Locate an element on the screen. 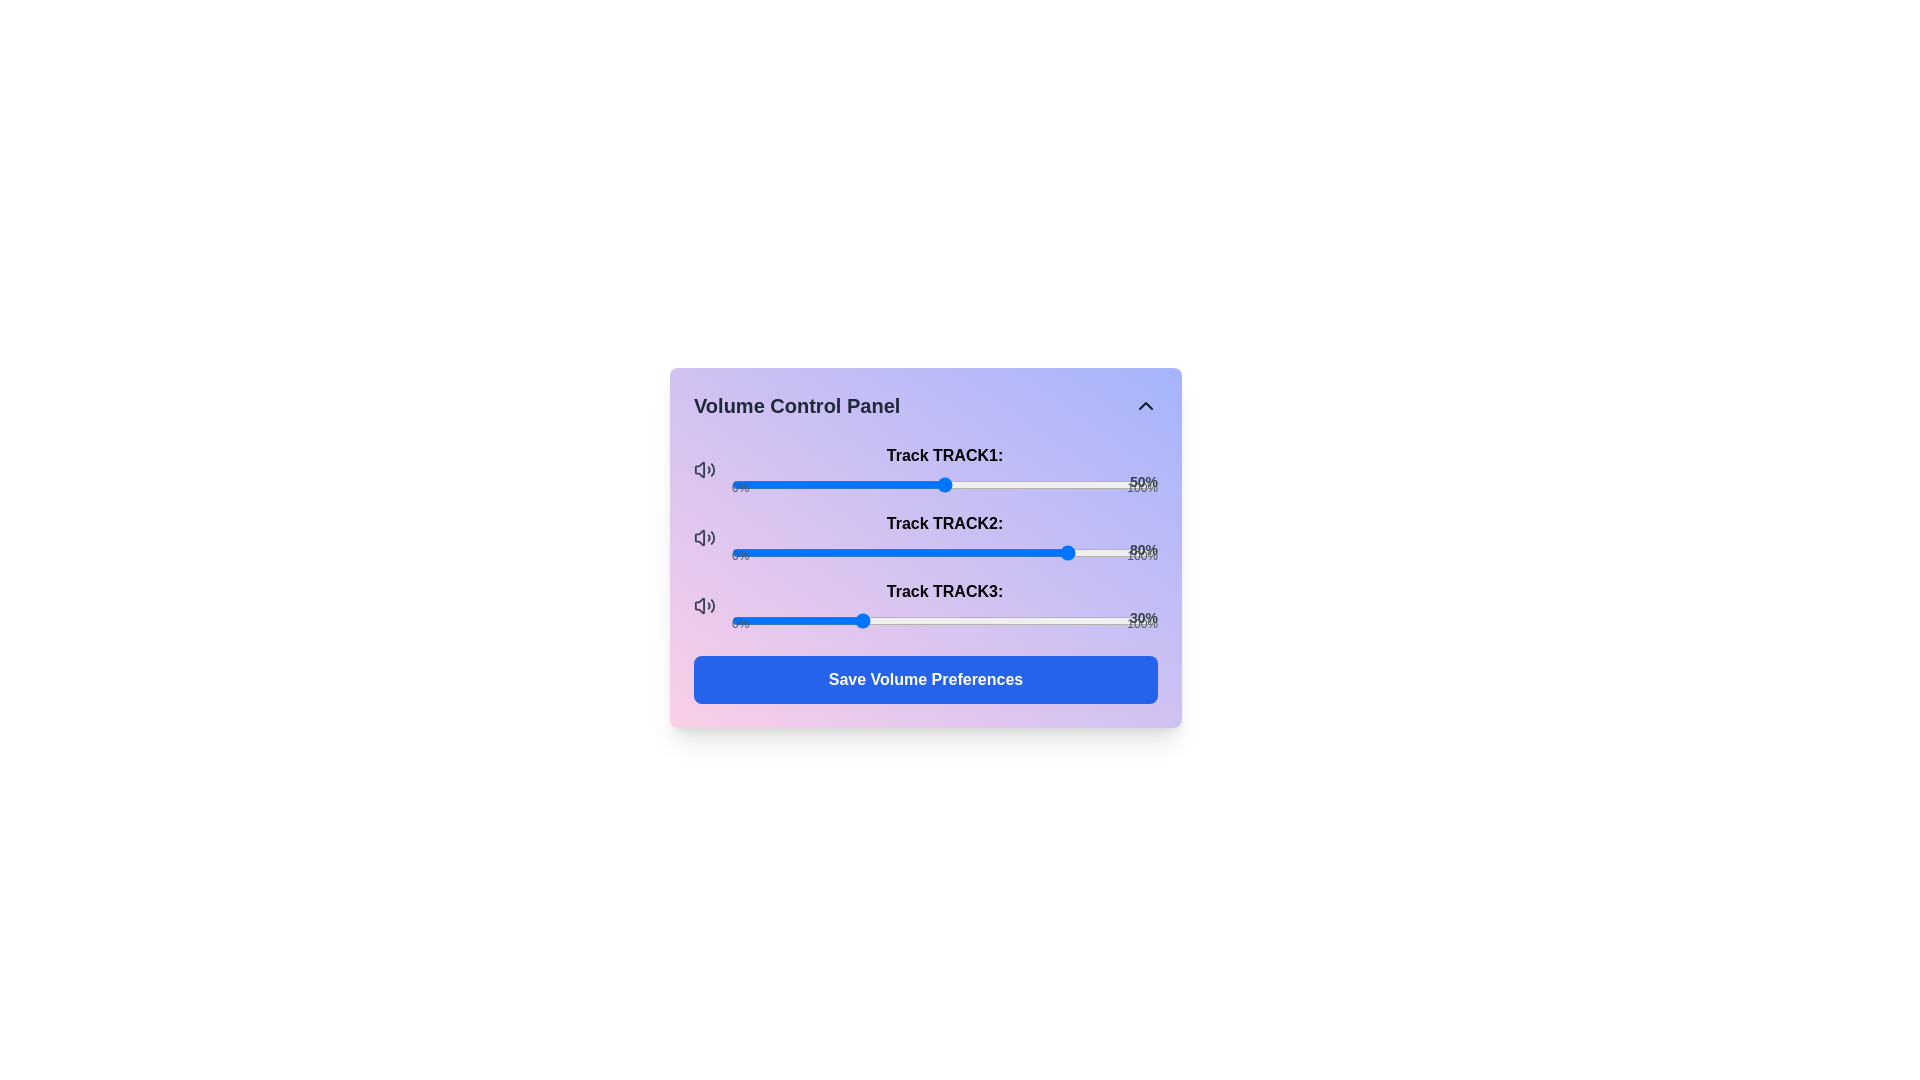  the volume of Track TRACK3 is located at coordinates (1084, 620).